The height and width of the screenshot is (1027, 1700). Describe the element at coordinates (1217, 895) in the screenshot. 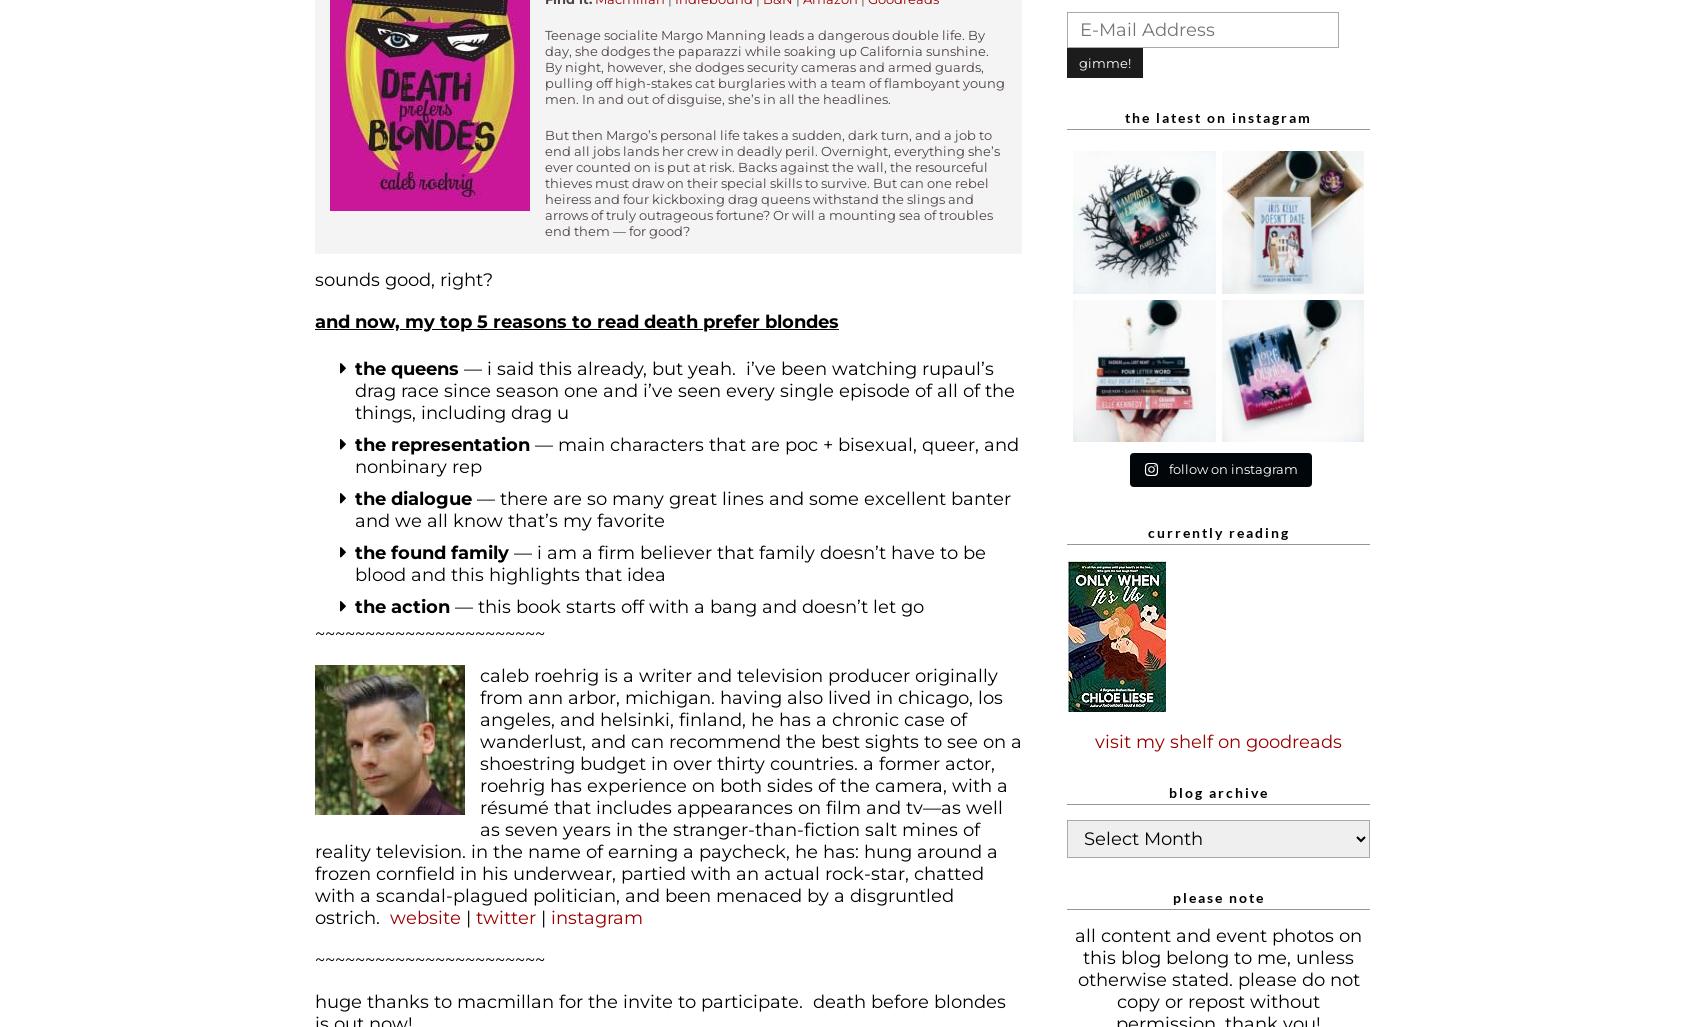

I see `'Please note'` at that location.